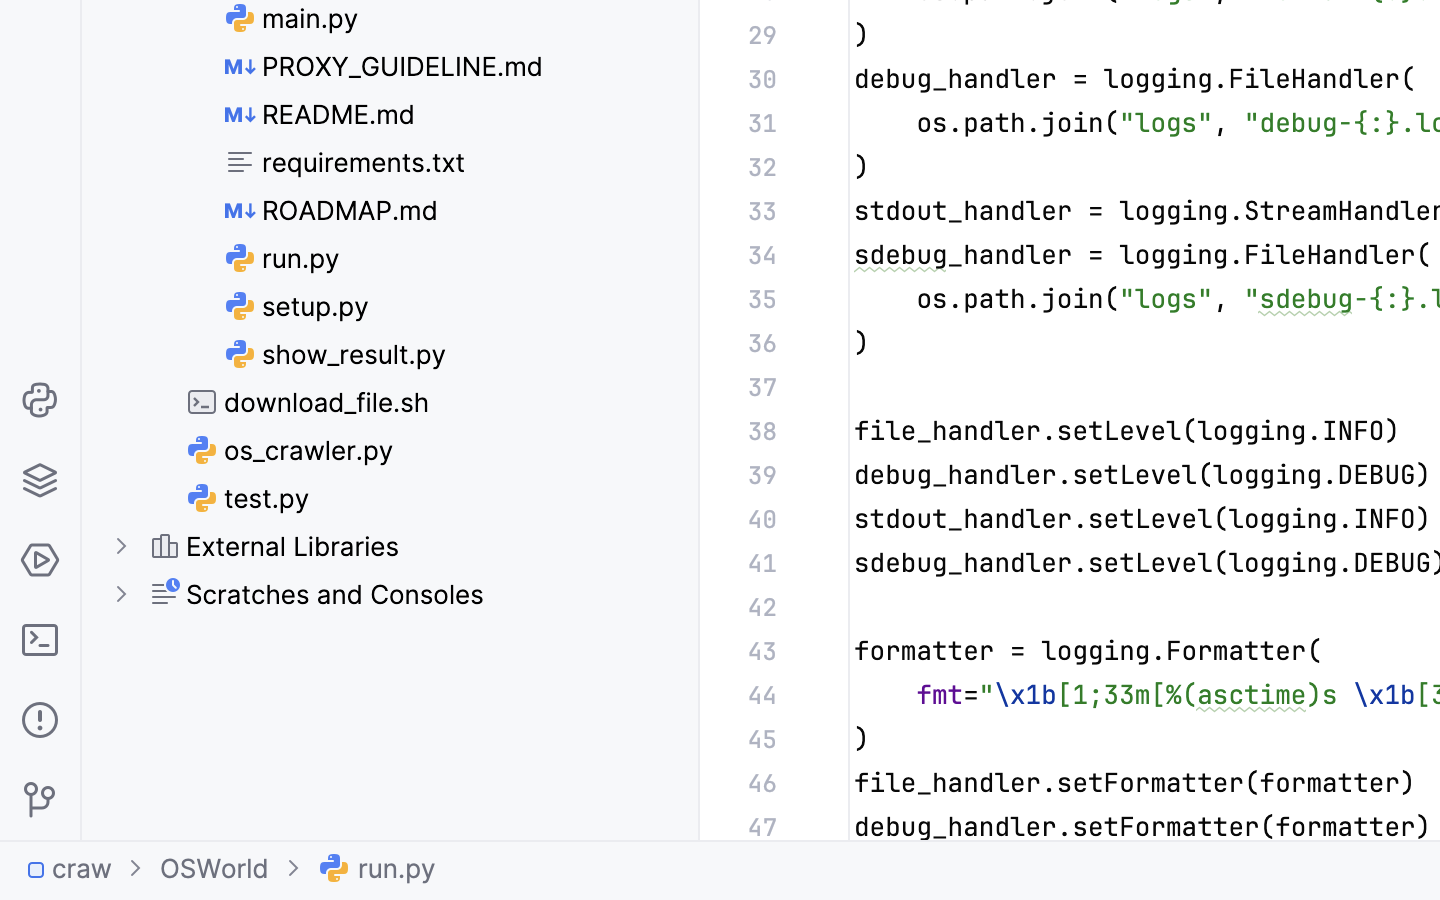  Describe the element at coordinates (332, 209) in the screenshot. I see `'ROADMAP.md'` at that location.